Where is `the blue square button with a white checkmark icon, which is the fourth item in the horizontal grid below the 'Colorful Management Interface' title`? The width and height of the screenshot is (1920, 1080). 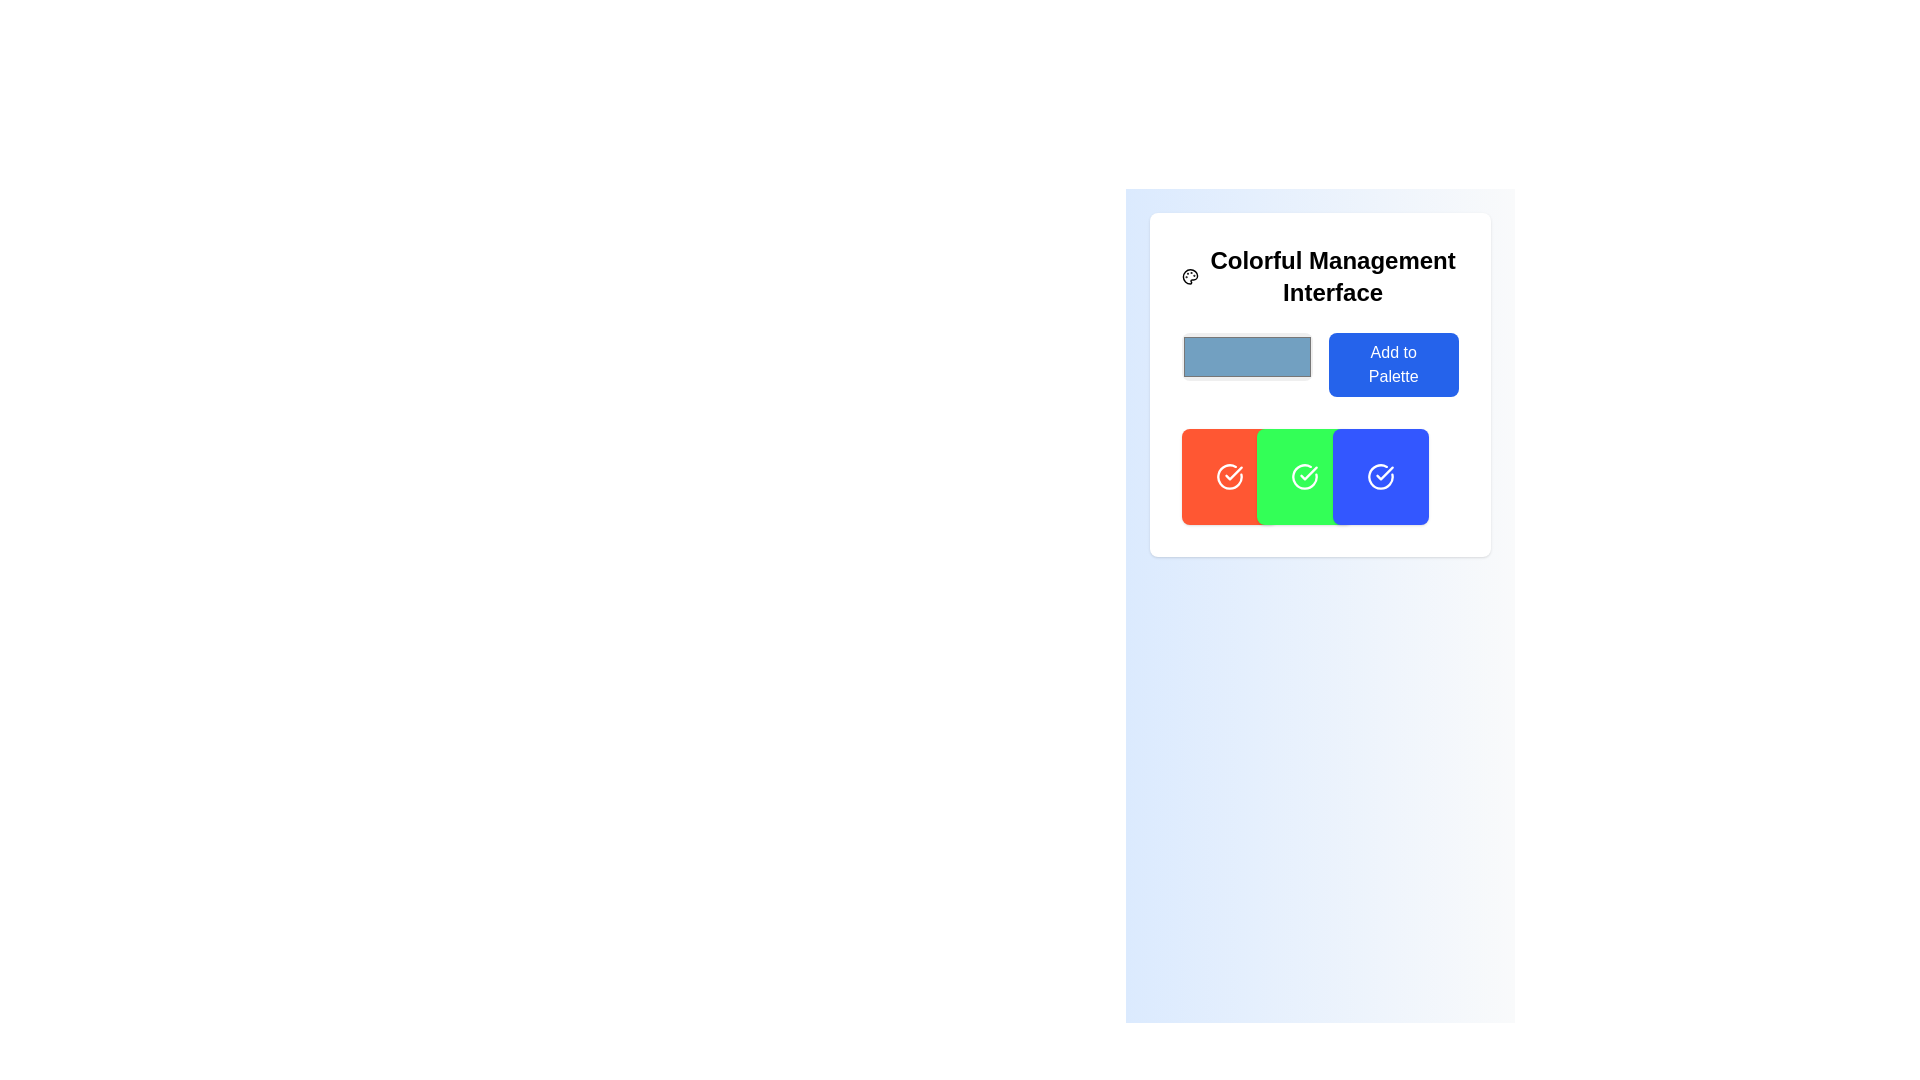
the blue square button with a white checkmark icon, which is the fourth item in the horizontal grid below the 'Colorful Management Interface' title is located at coordinates (1379, 477).